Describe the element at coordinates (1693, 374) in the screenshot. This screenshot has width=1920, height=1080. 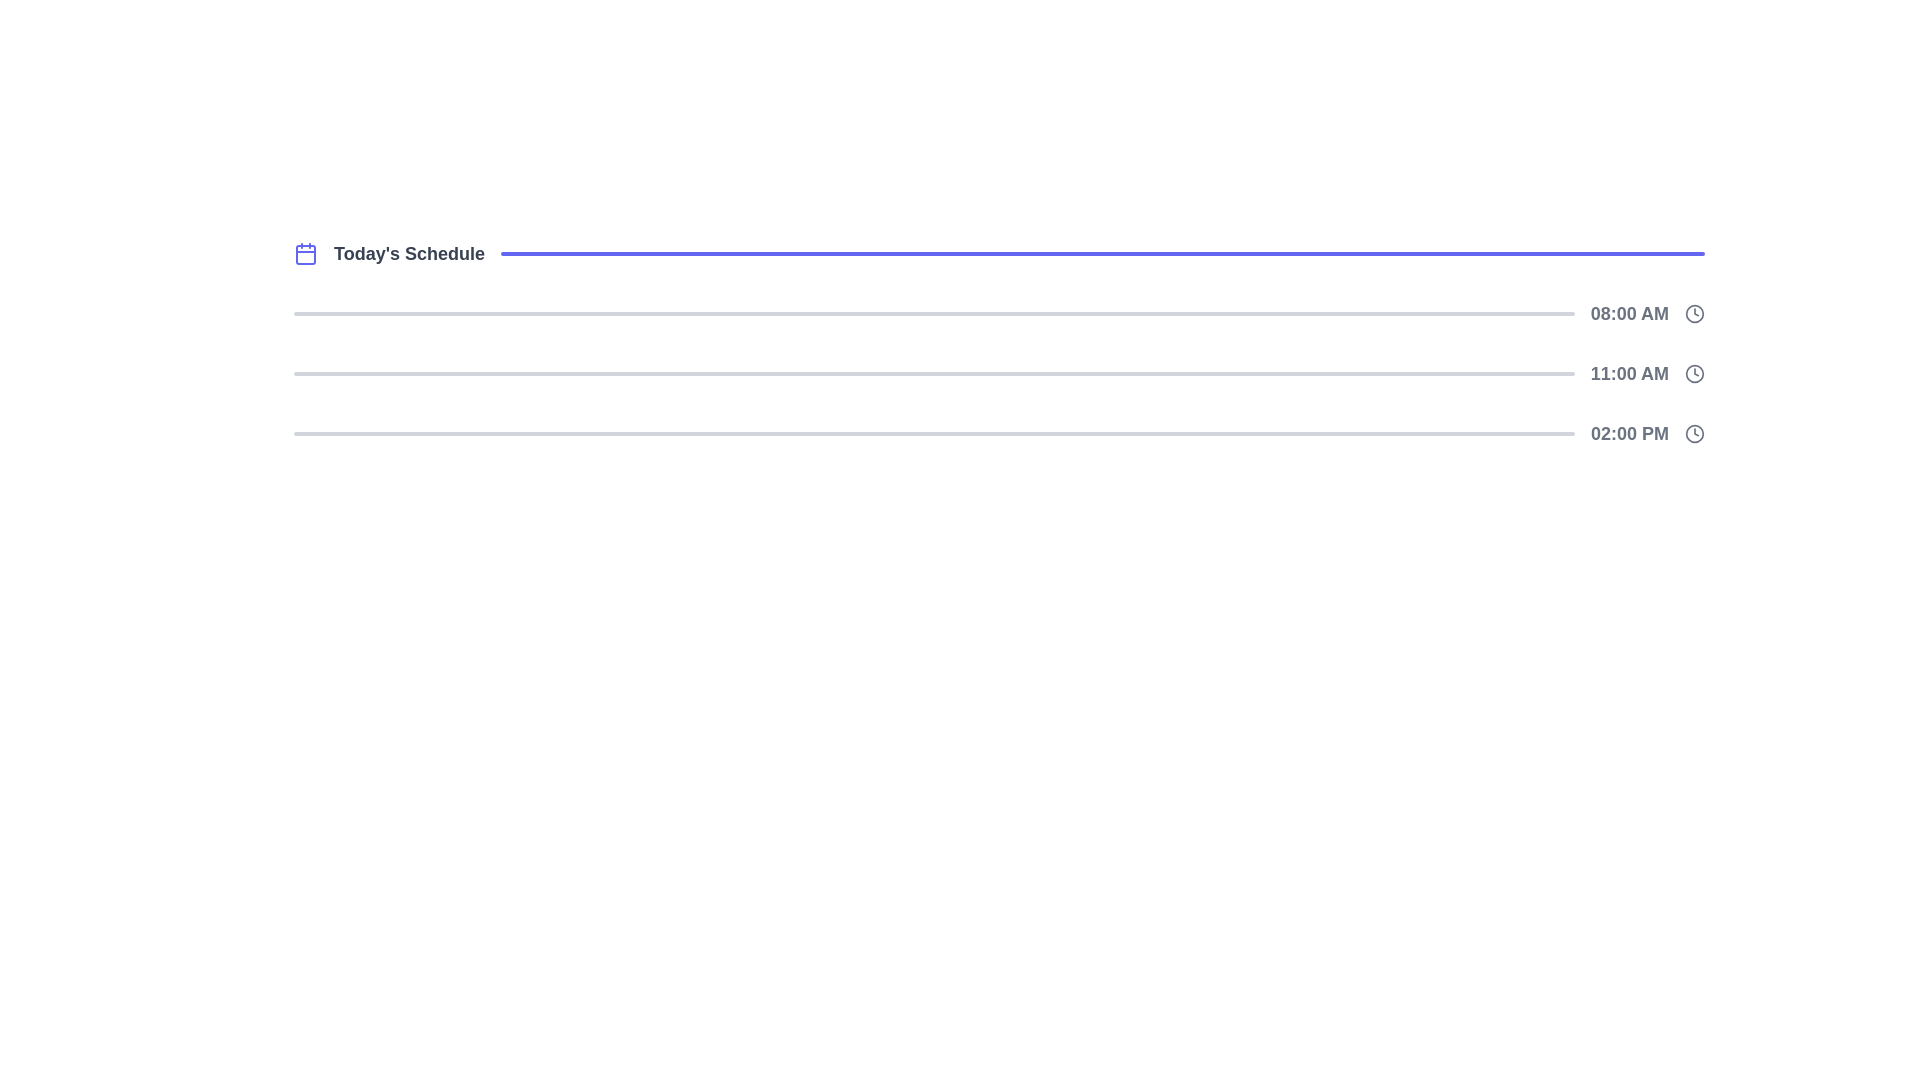
I see `the outer circular graphic of the clock icon, which represents the boundary of the clock and is located to the right of the '11:00 AM' text in the schedule interface` at that location.